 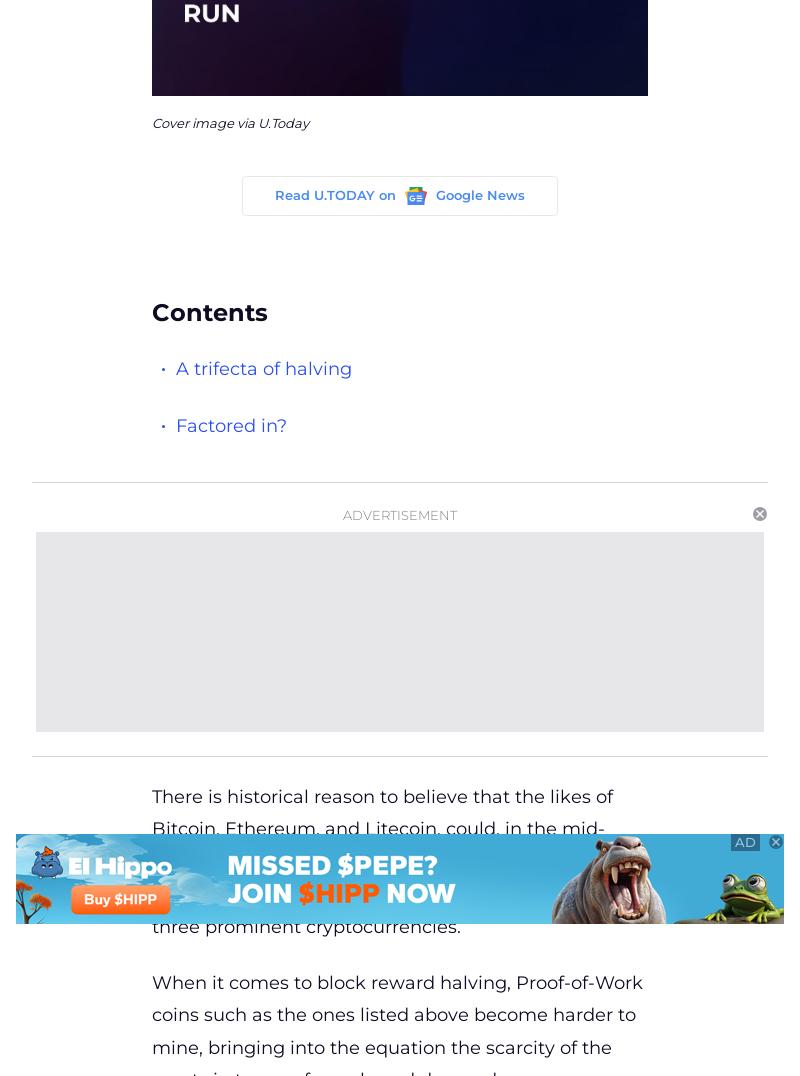 What do you see at coordinates (152, 310) in the screenshot?
I see `'Contents'` at bounding box center [152, 310].